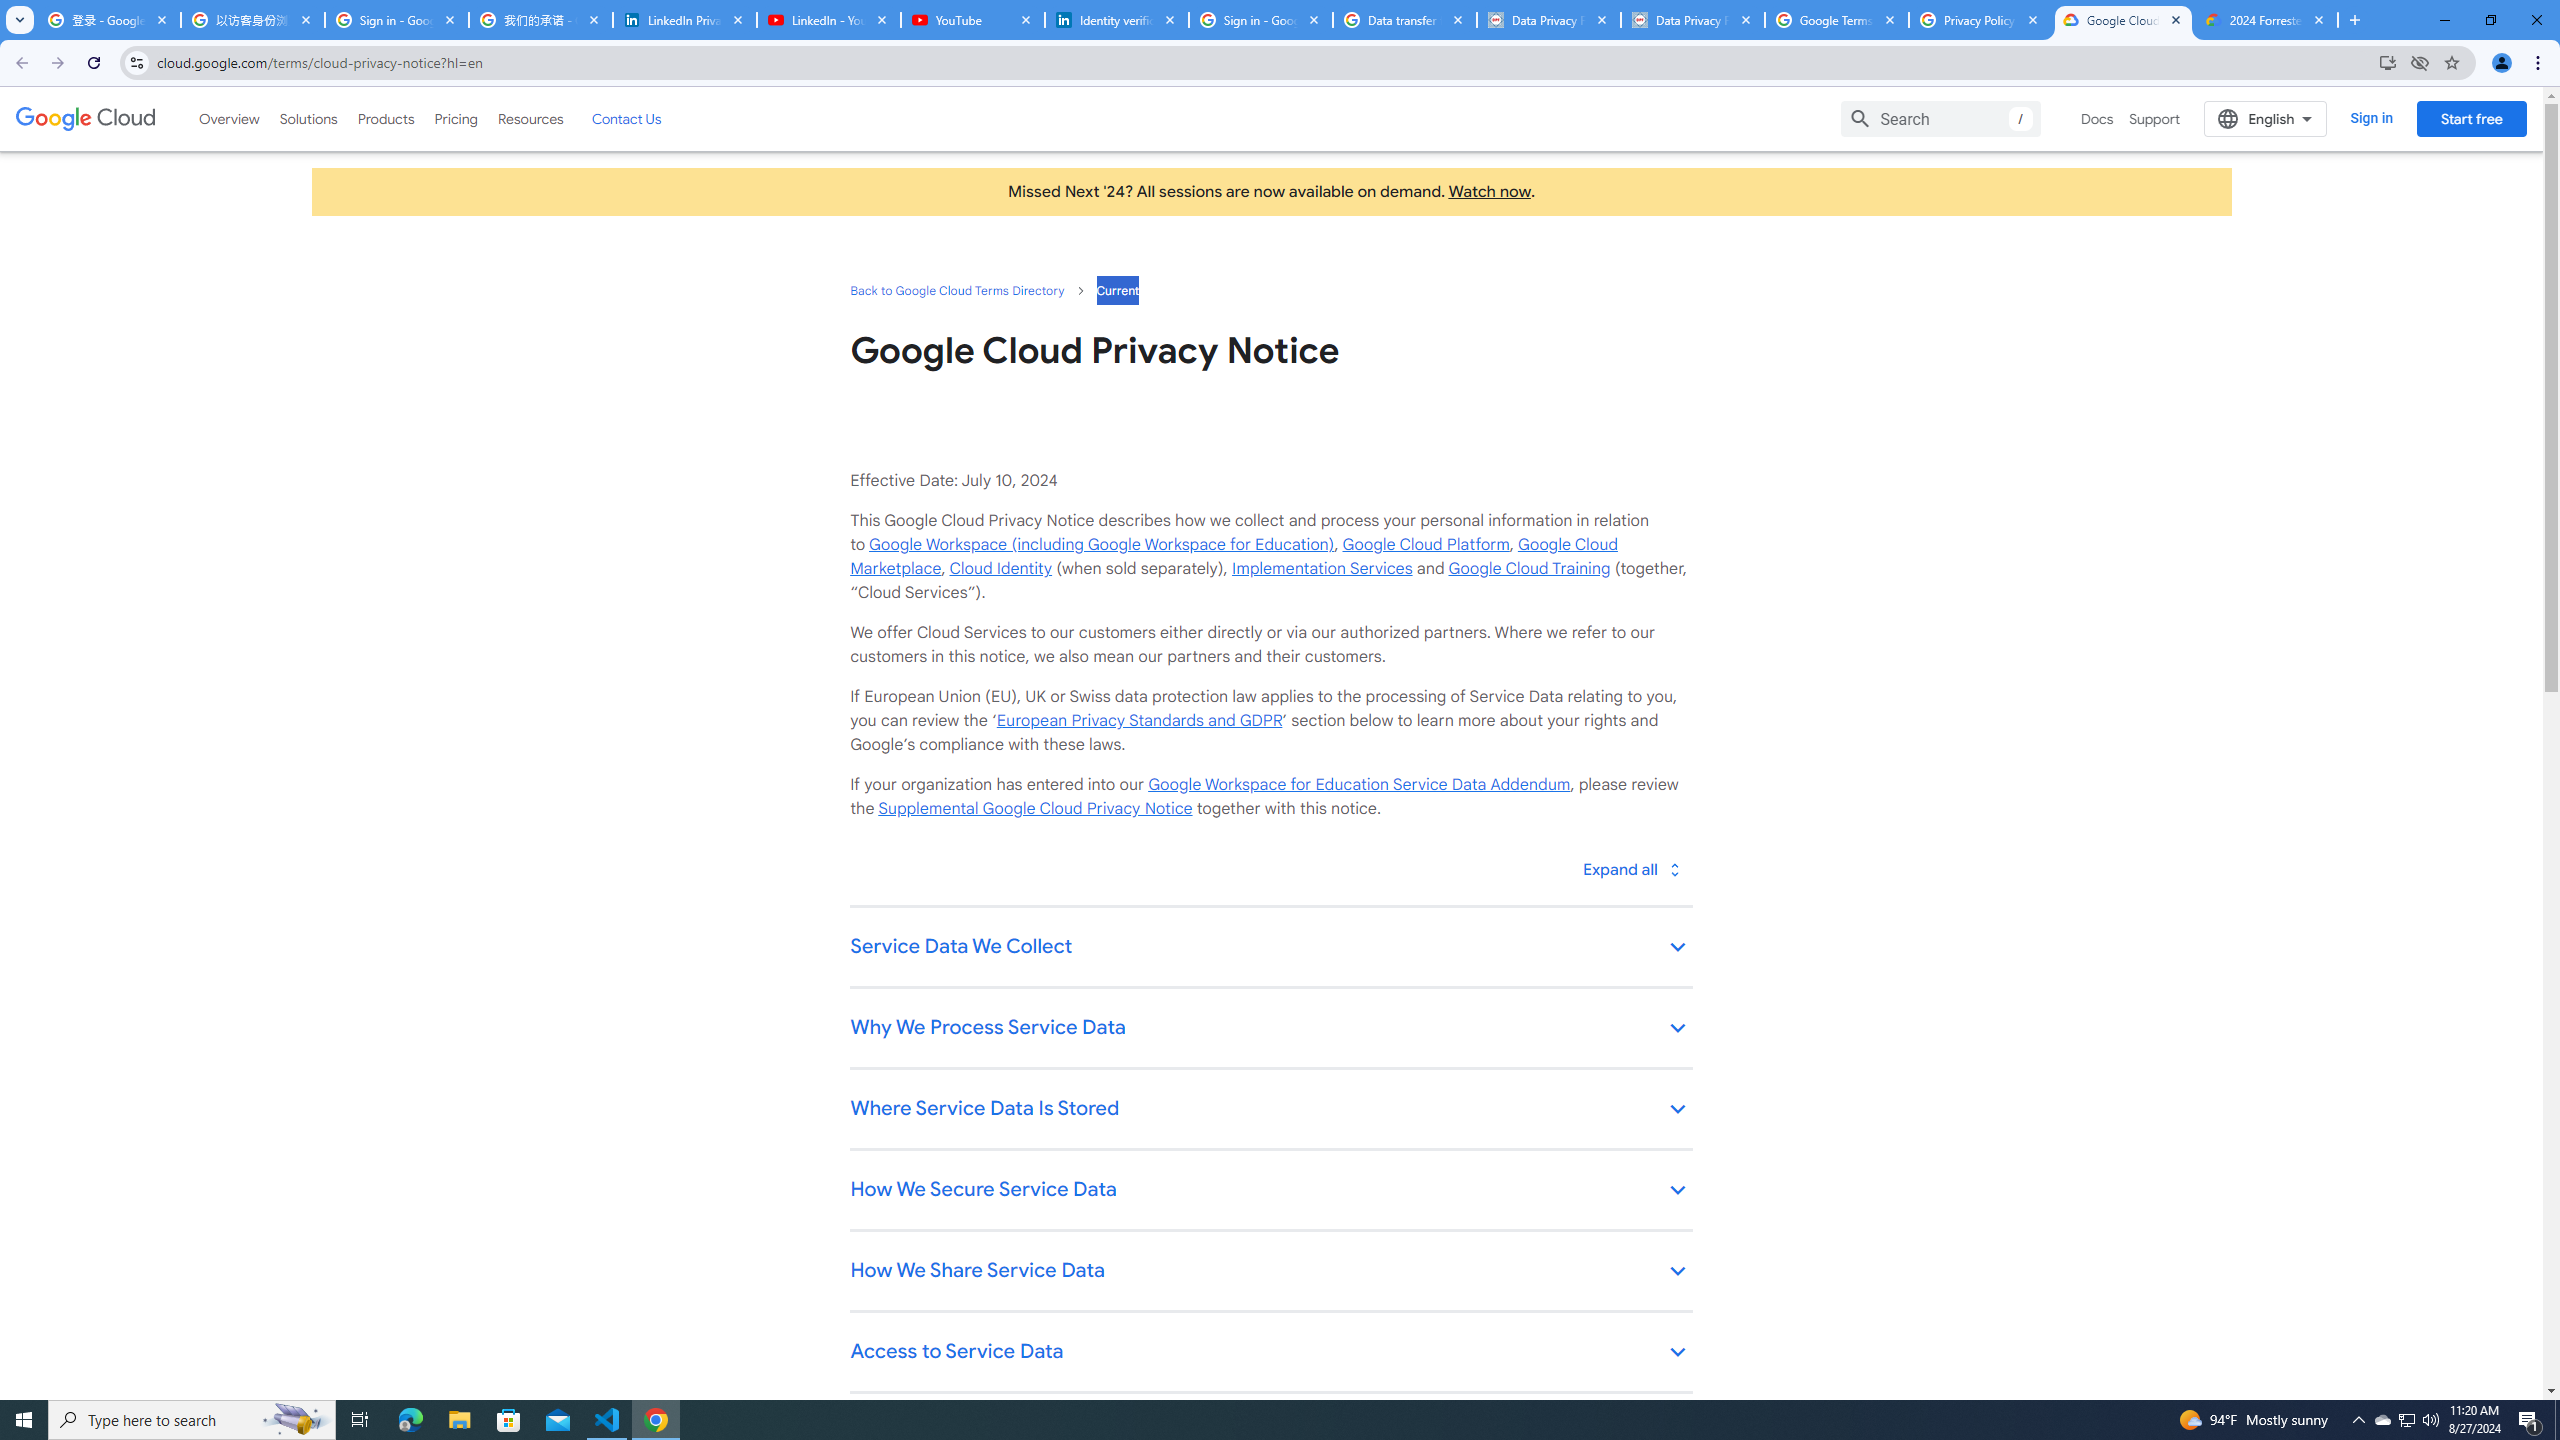 This screenshot has width=2560, height=1440. What do you see at coordinates (529, 118) in the screenshot?
I see `'Resources'` at bounding box center [529, 118].